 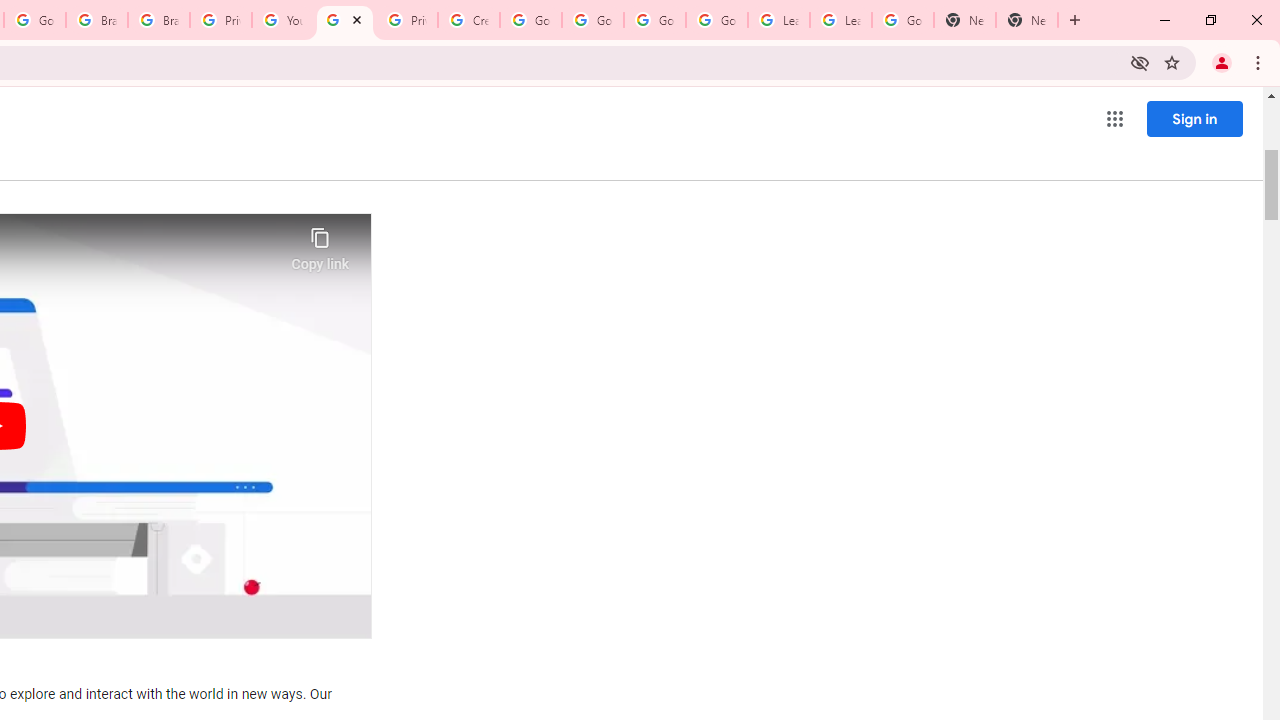 What do you see at coordinates (468, 20) in the screenshot?
I see `'Create your Google Account'` at bounding box center [468, 20].